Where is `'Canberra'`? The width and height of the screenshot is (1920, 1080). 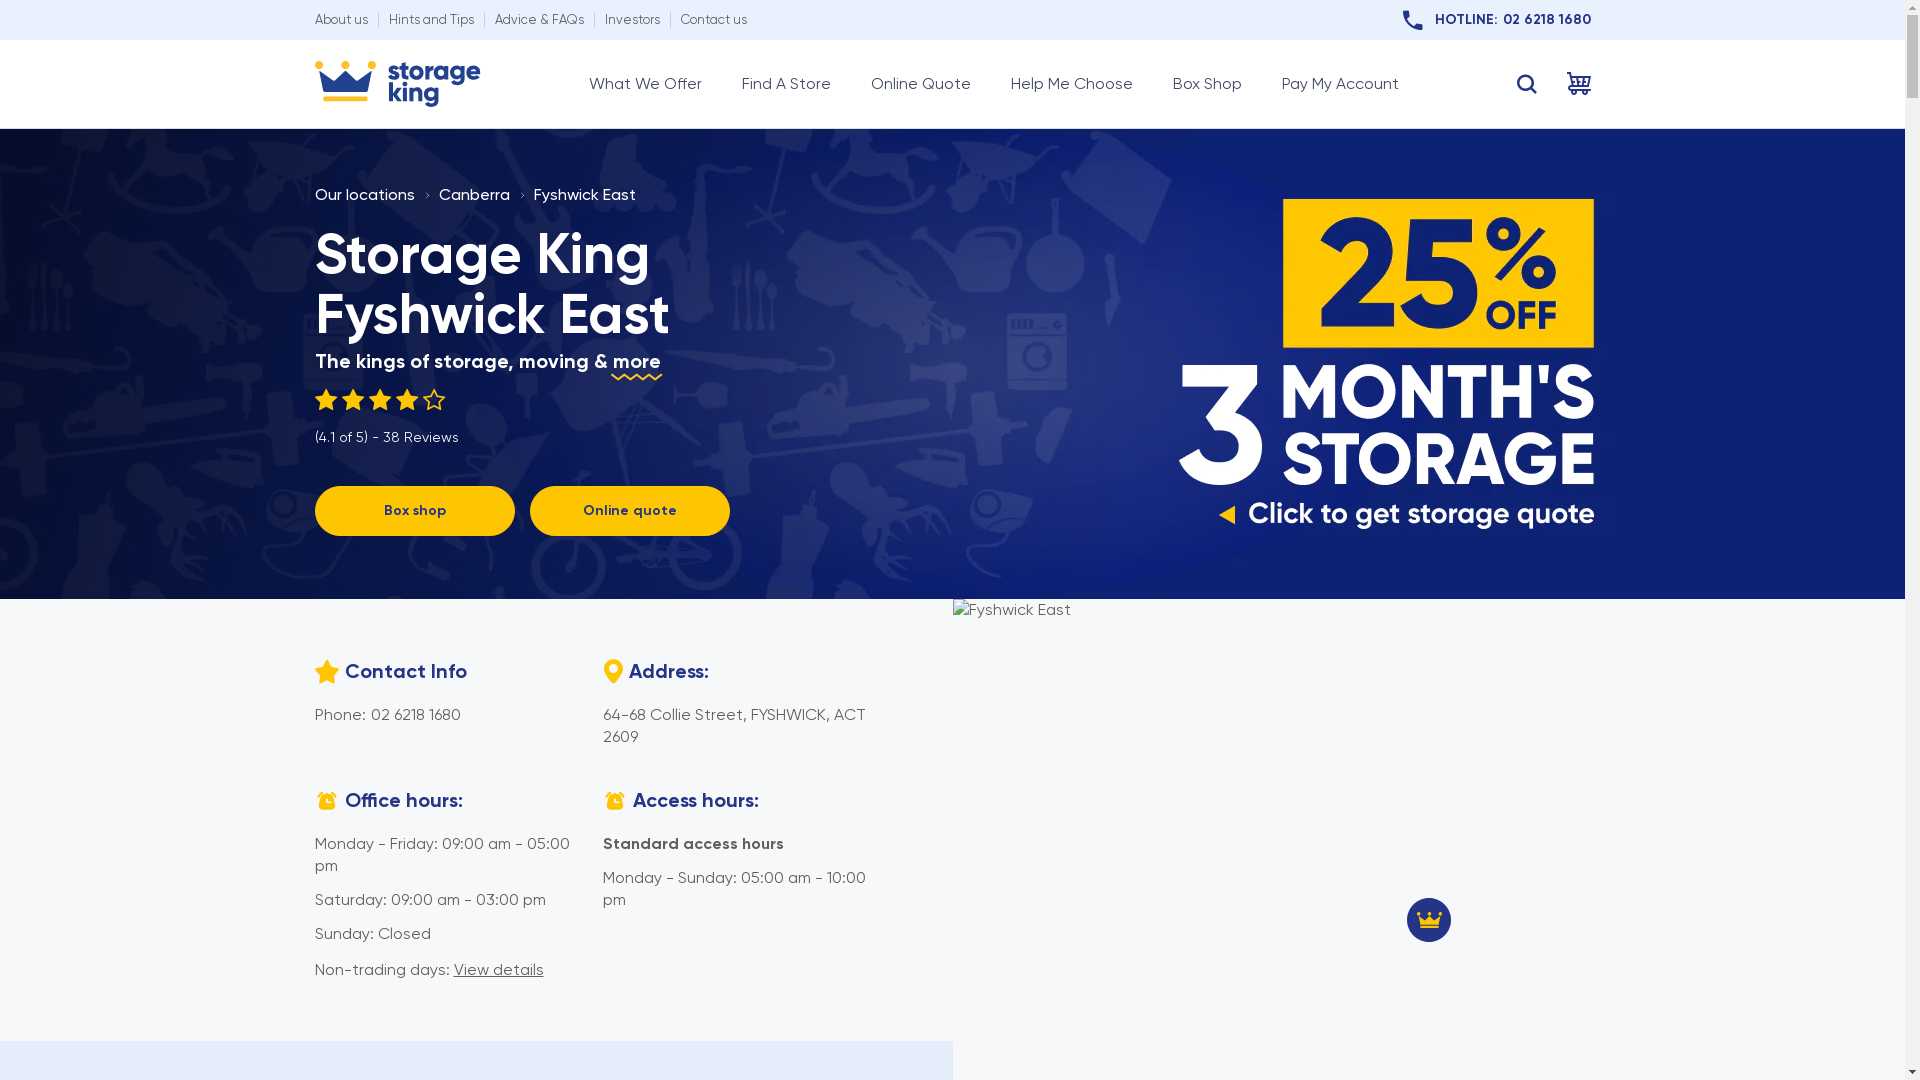
'Canberra' is located at coordinates (472, 194).